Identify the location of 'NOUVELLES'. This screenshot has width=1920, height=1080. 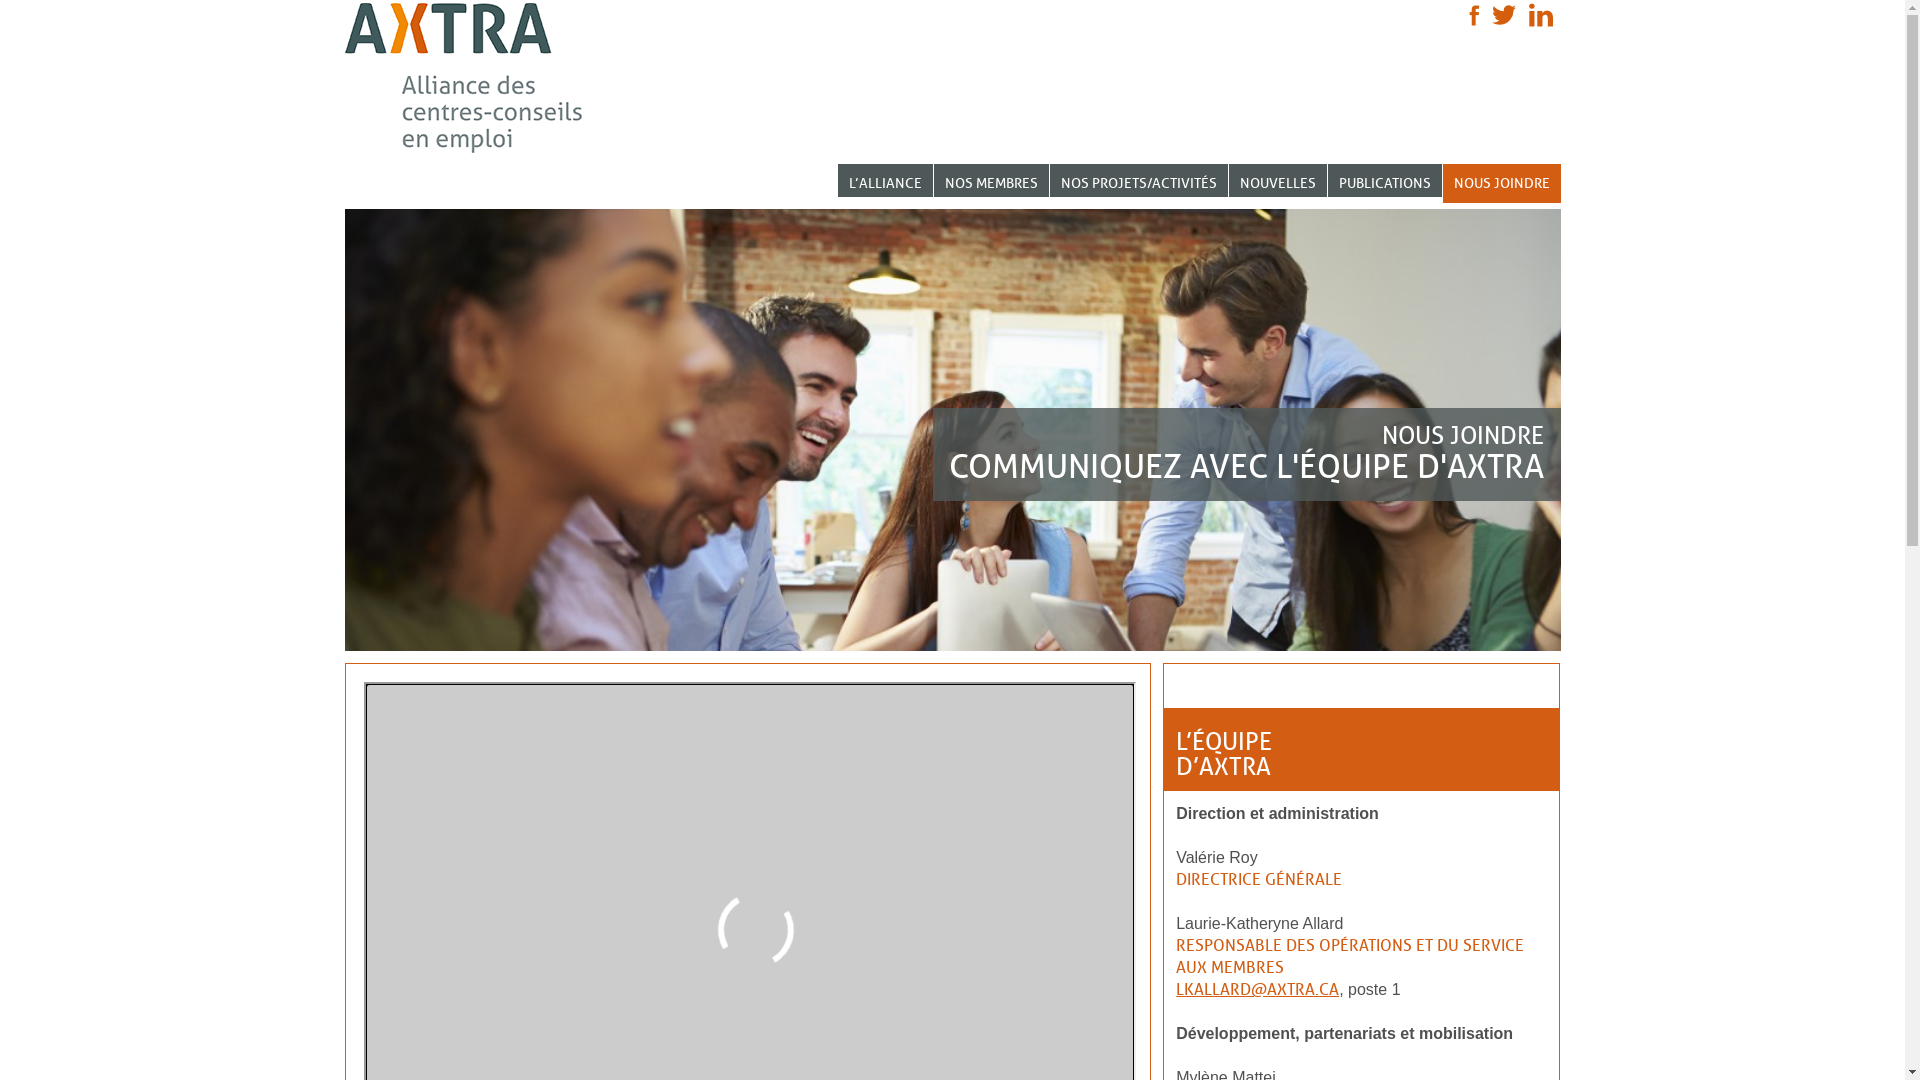
(1275, 180).